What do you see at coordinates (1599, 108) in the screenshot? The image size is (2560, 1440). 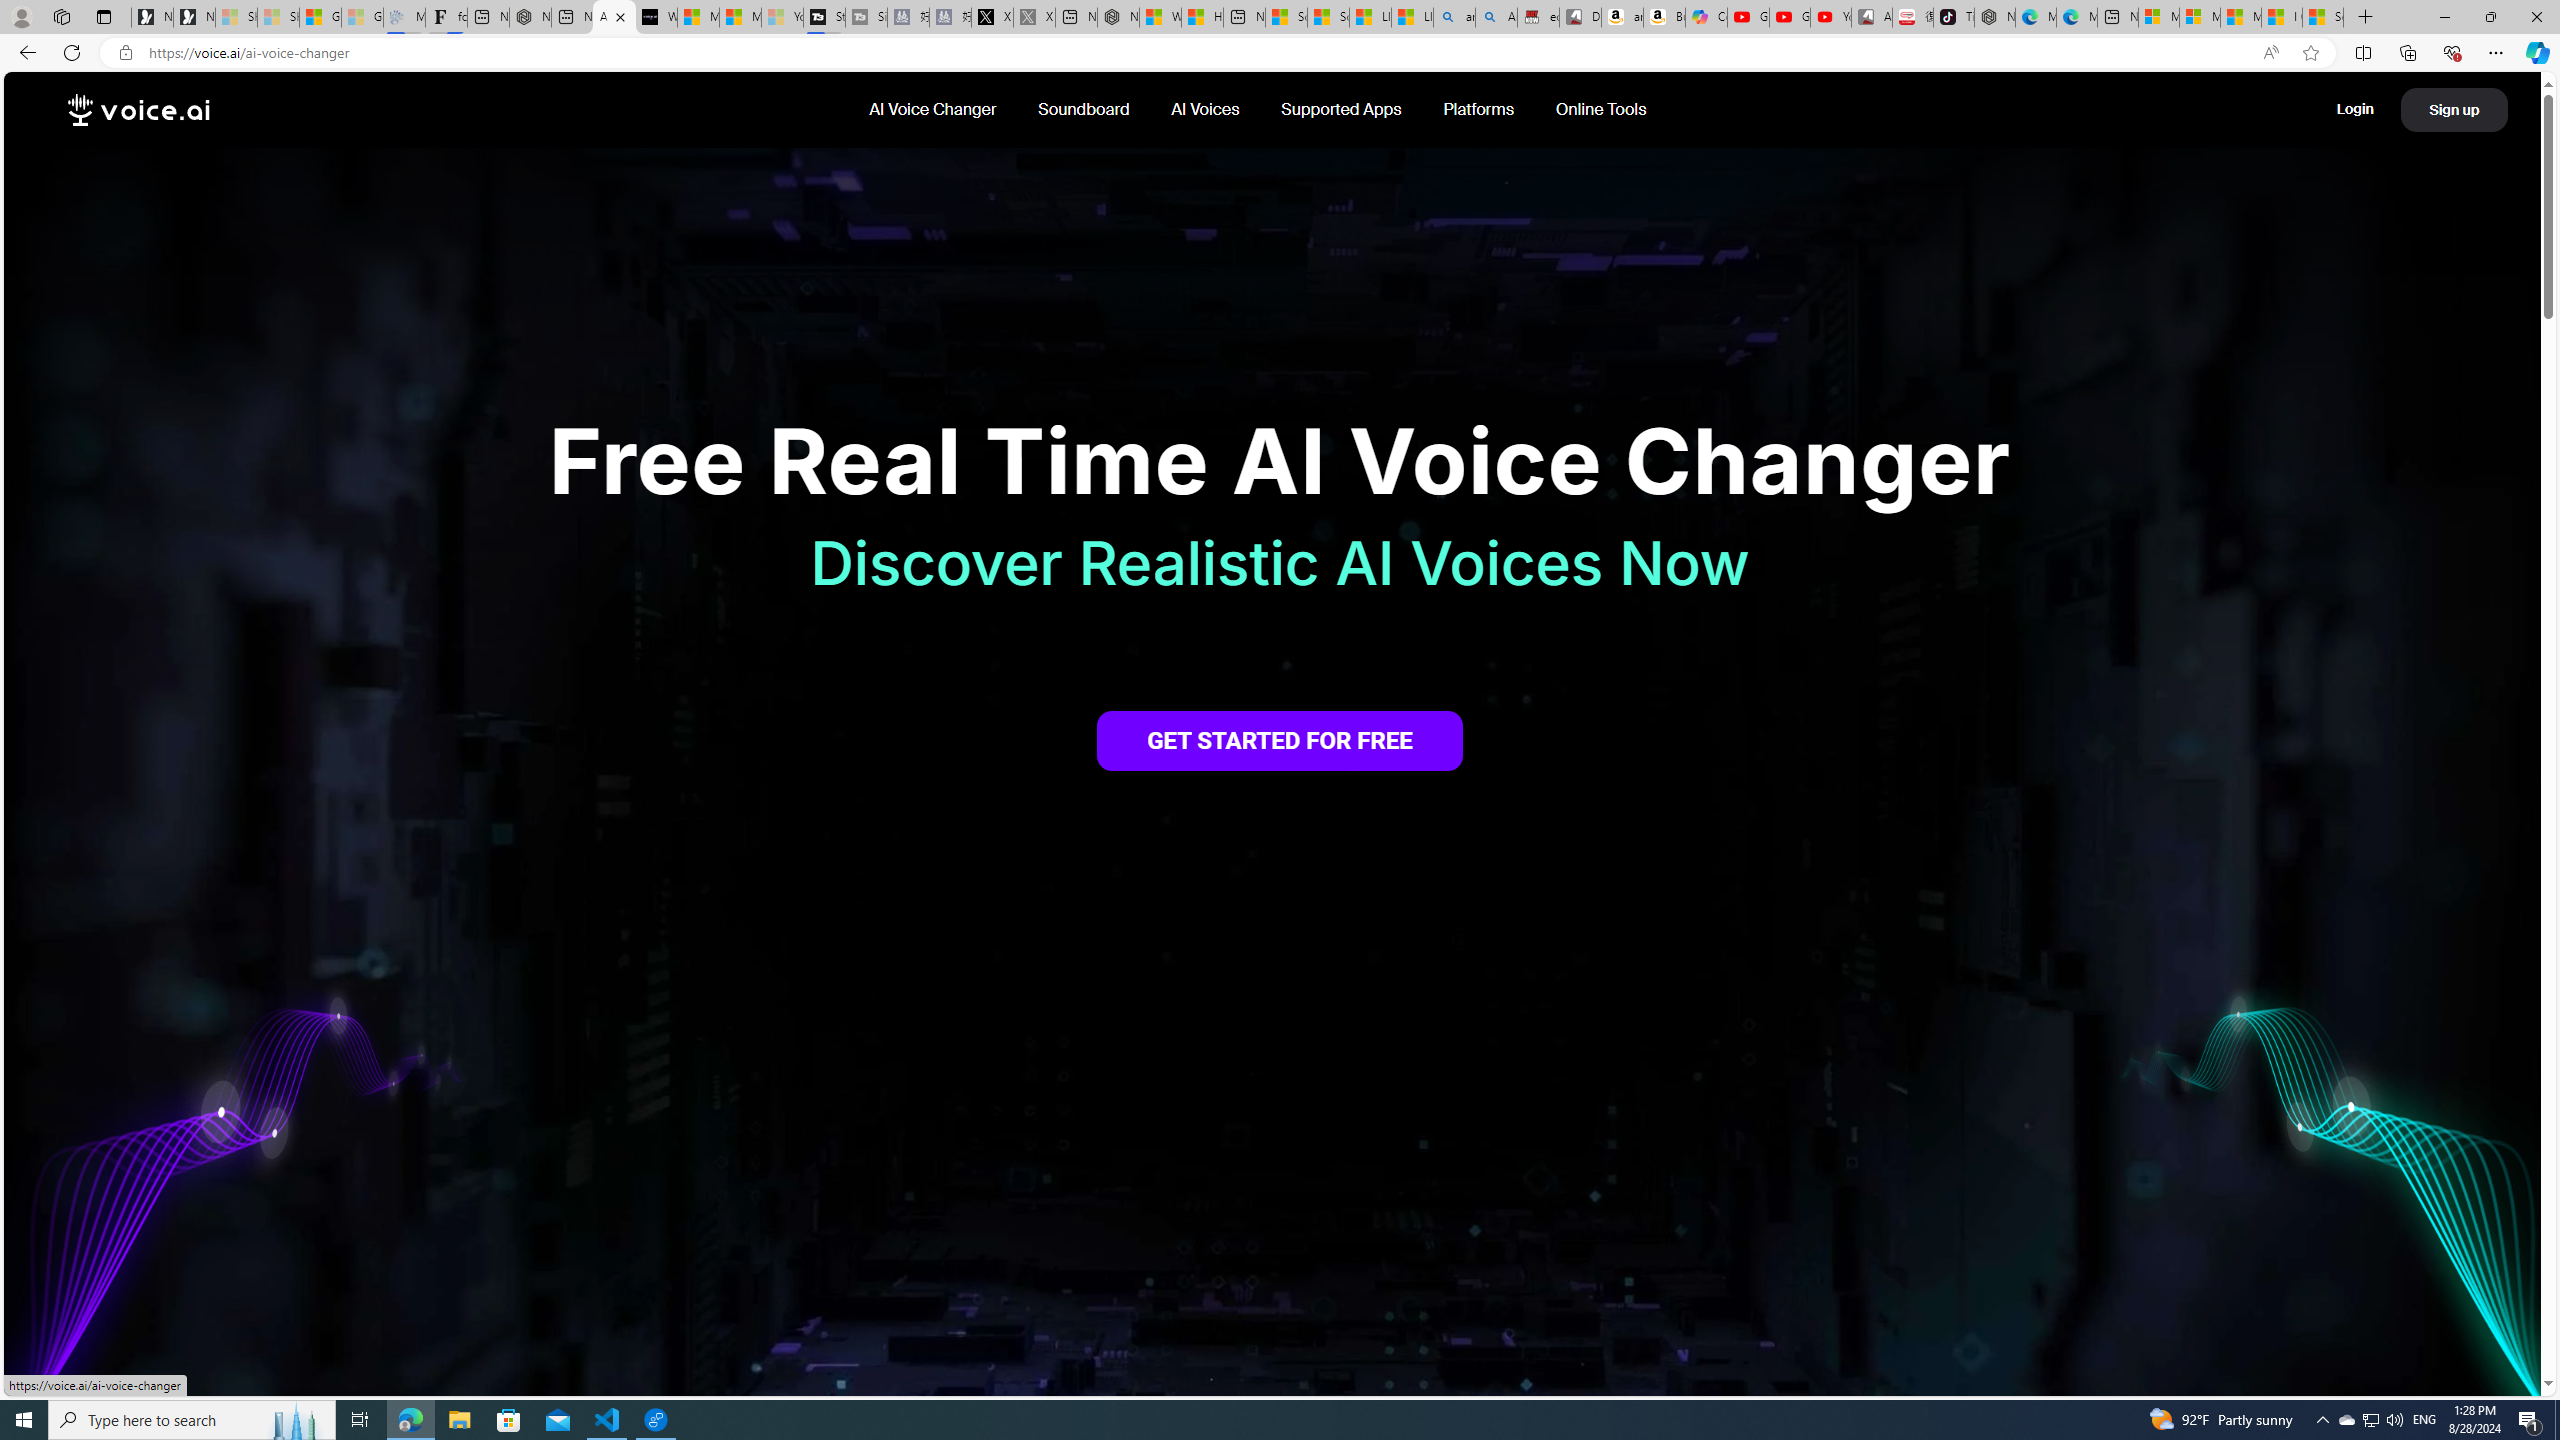 I see `'Online Tools'` at bounding box center [1599, 108].